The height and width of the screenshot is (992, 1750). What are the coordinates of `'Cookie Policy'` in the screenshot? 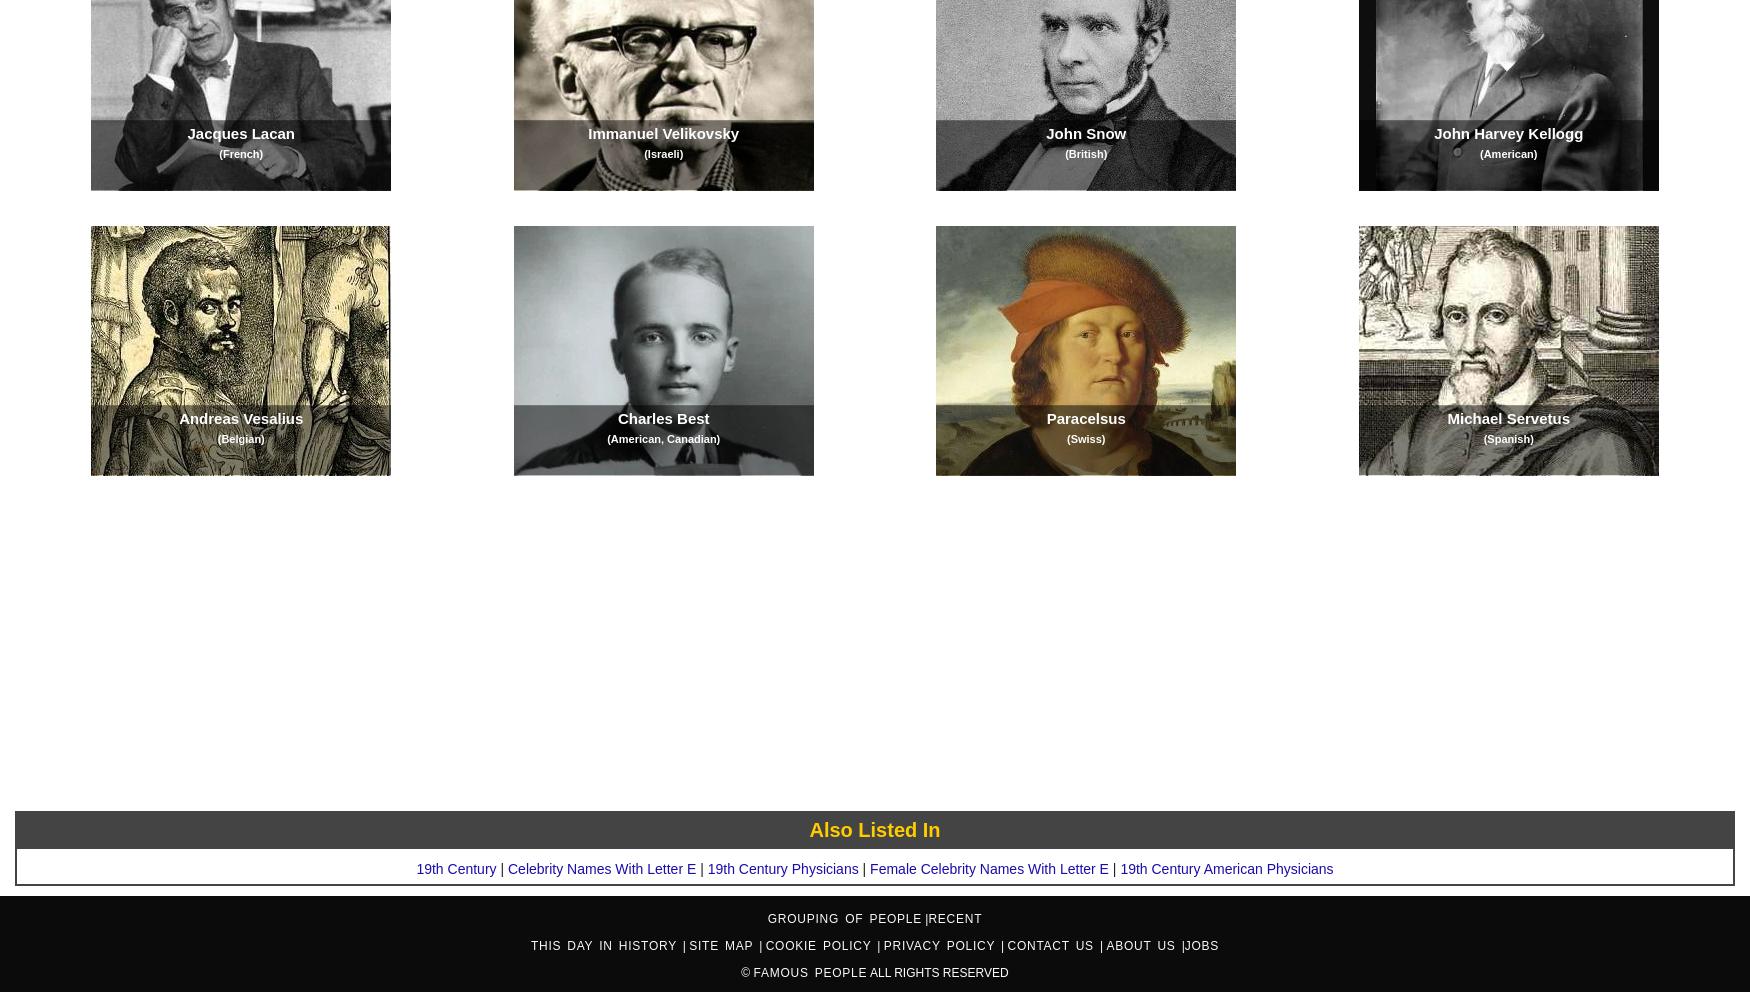 It's located at (820, 944).